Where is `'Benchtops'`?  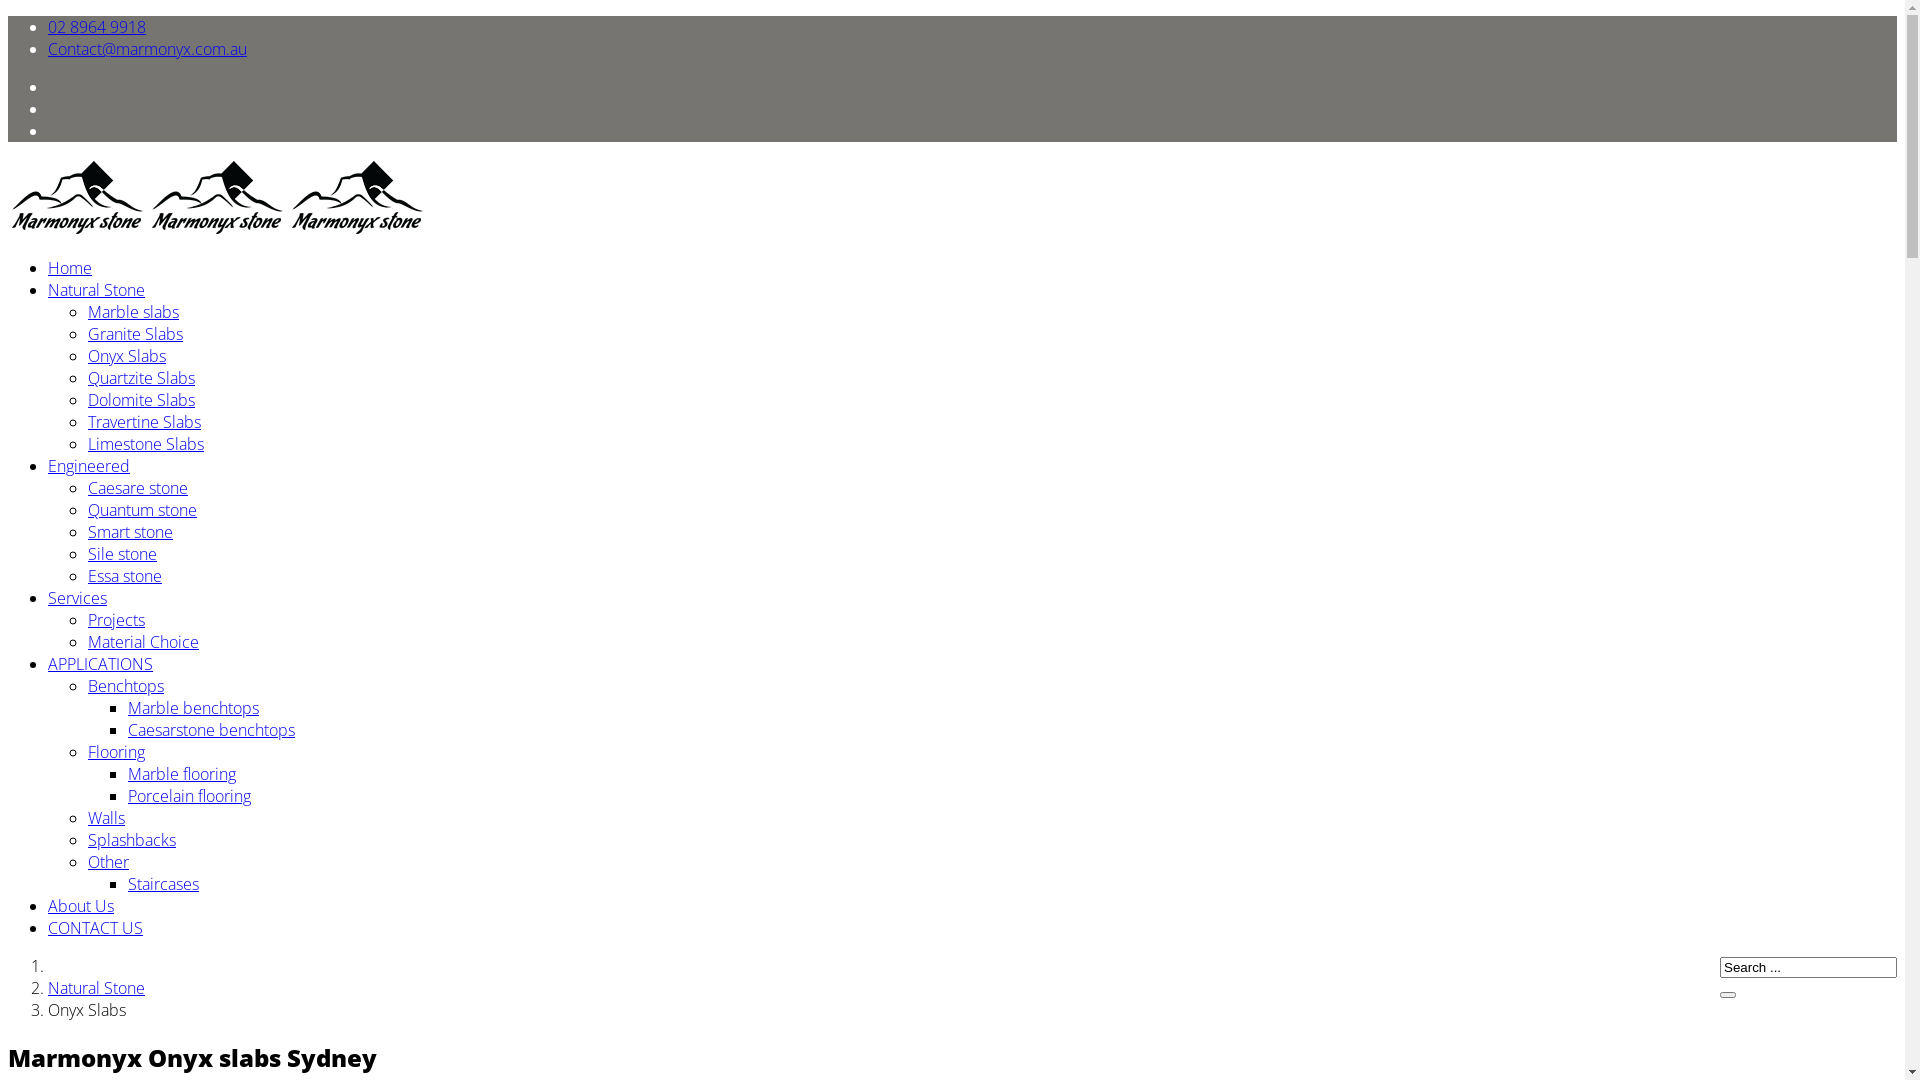
'Benchtops' is located at coordinates (124, 685).